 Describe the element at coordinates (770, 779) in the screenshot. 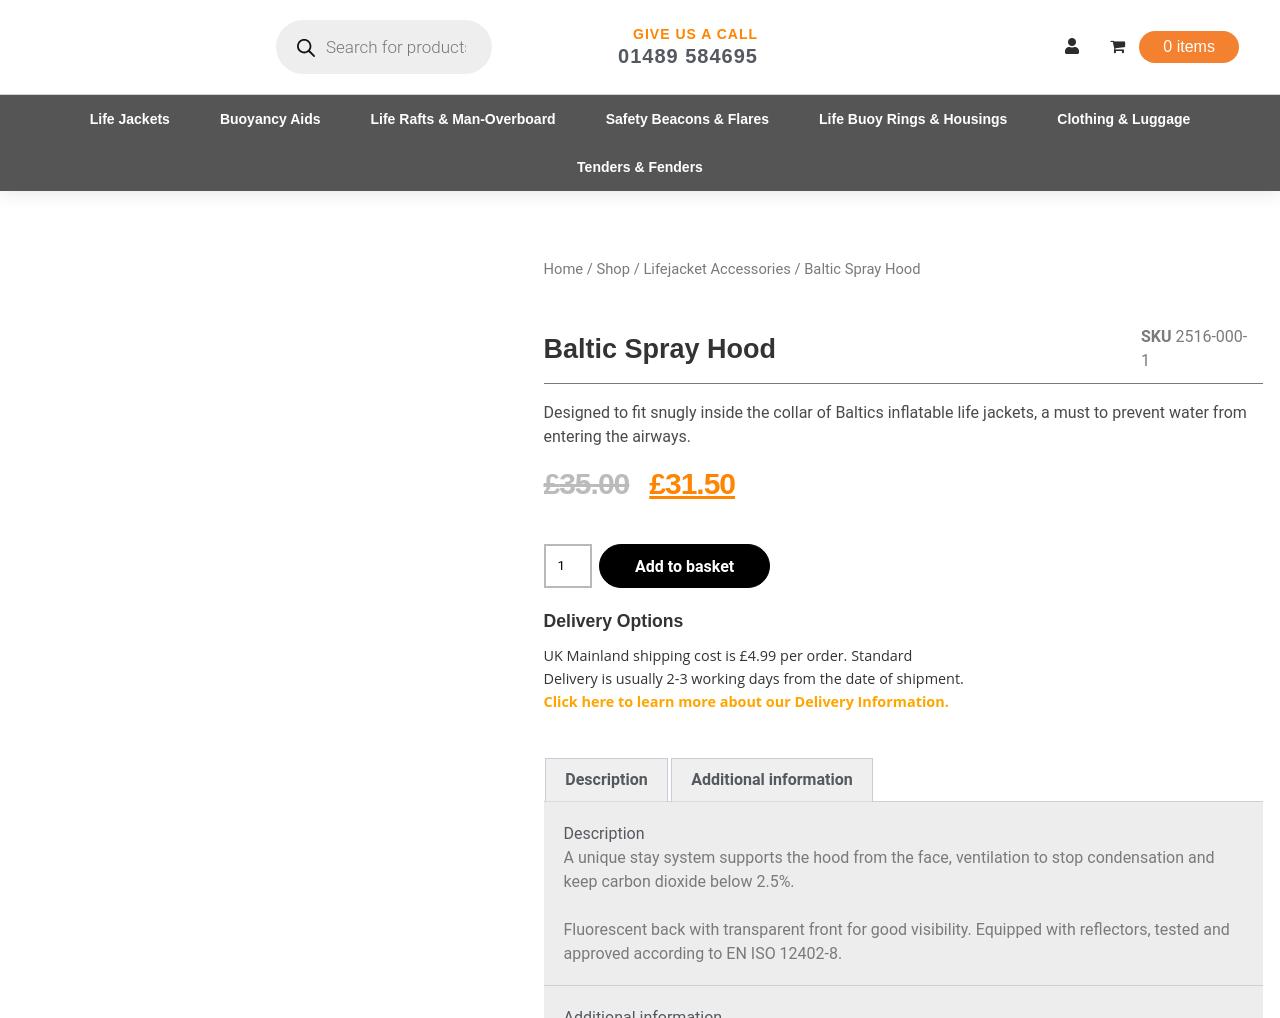

I see `'Additional information'` at that location.